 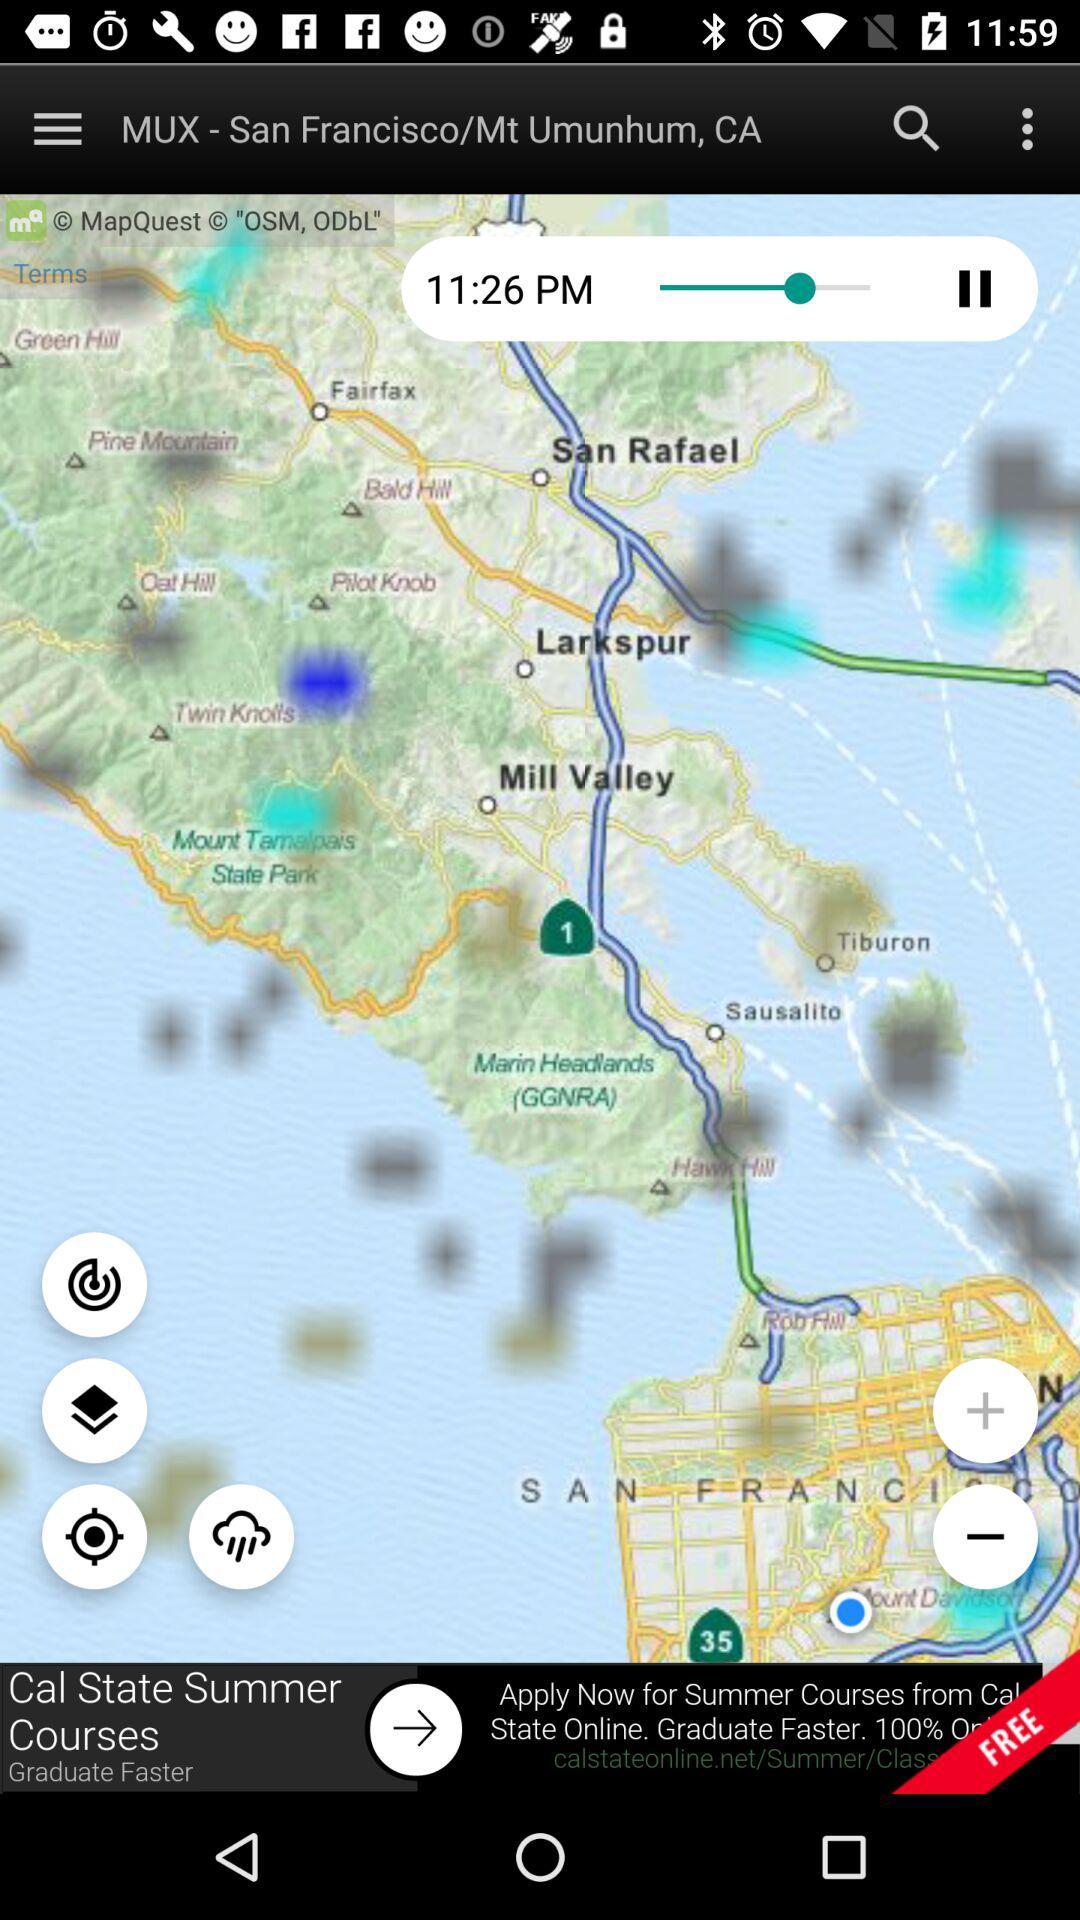 What do you see at coordinates (94, 1409) in the screenshot?
I see `bird 's eye` at bounding box center [94, 1409].